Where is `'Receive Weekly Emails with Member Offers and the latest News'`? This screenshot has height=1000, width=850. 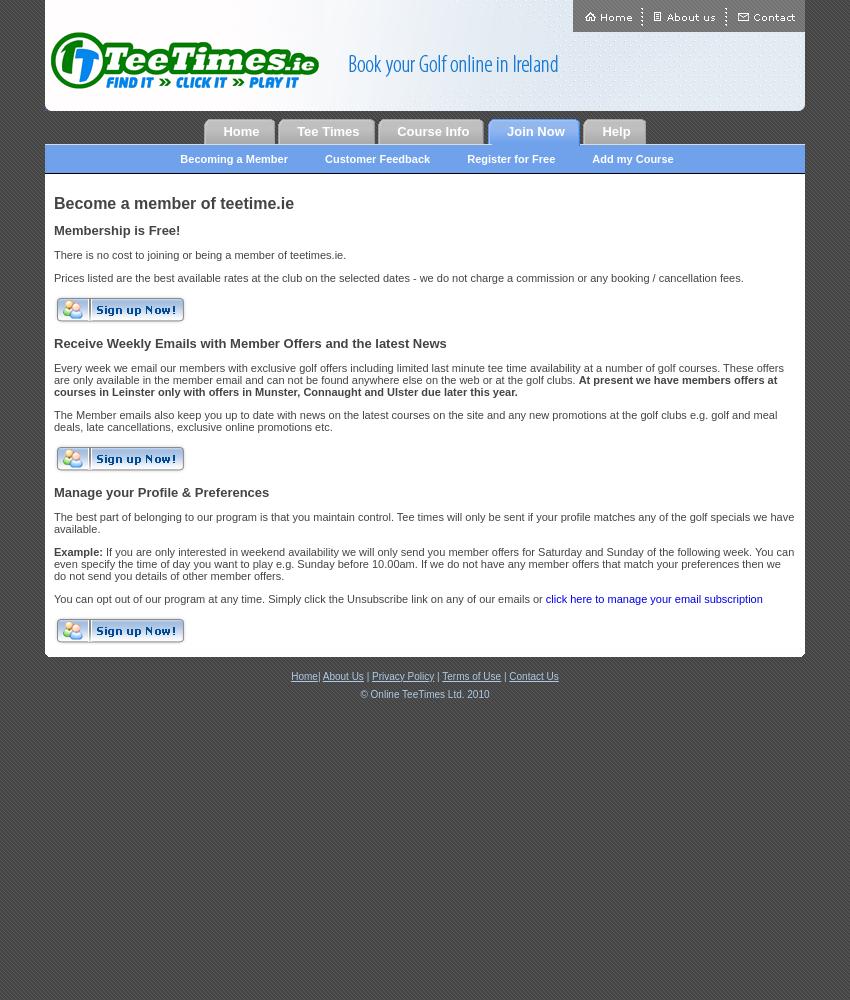
'Receive Weekly Emails with Member Offers and the latest News' is located at coordinates (53, 342).